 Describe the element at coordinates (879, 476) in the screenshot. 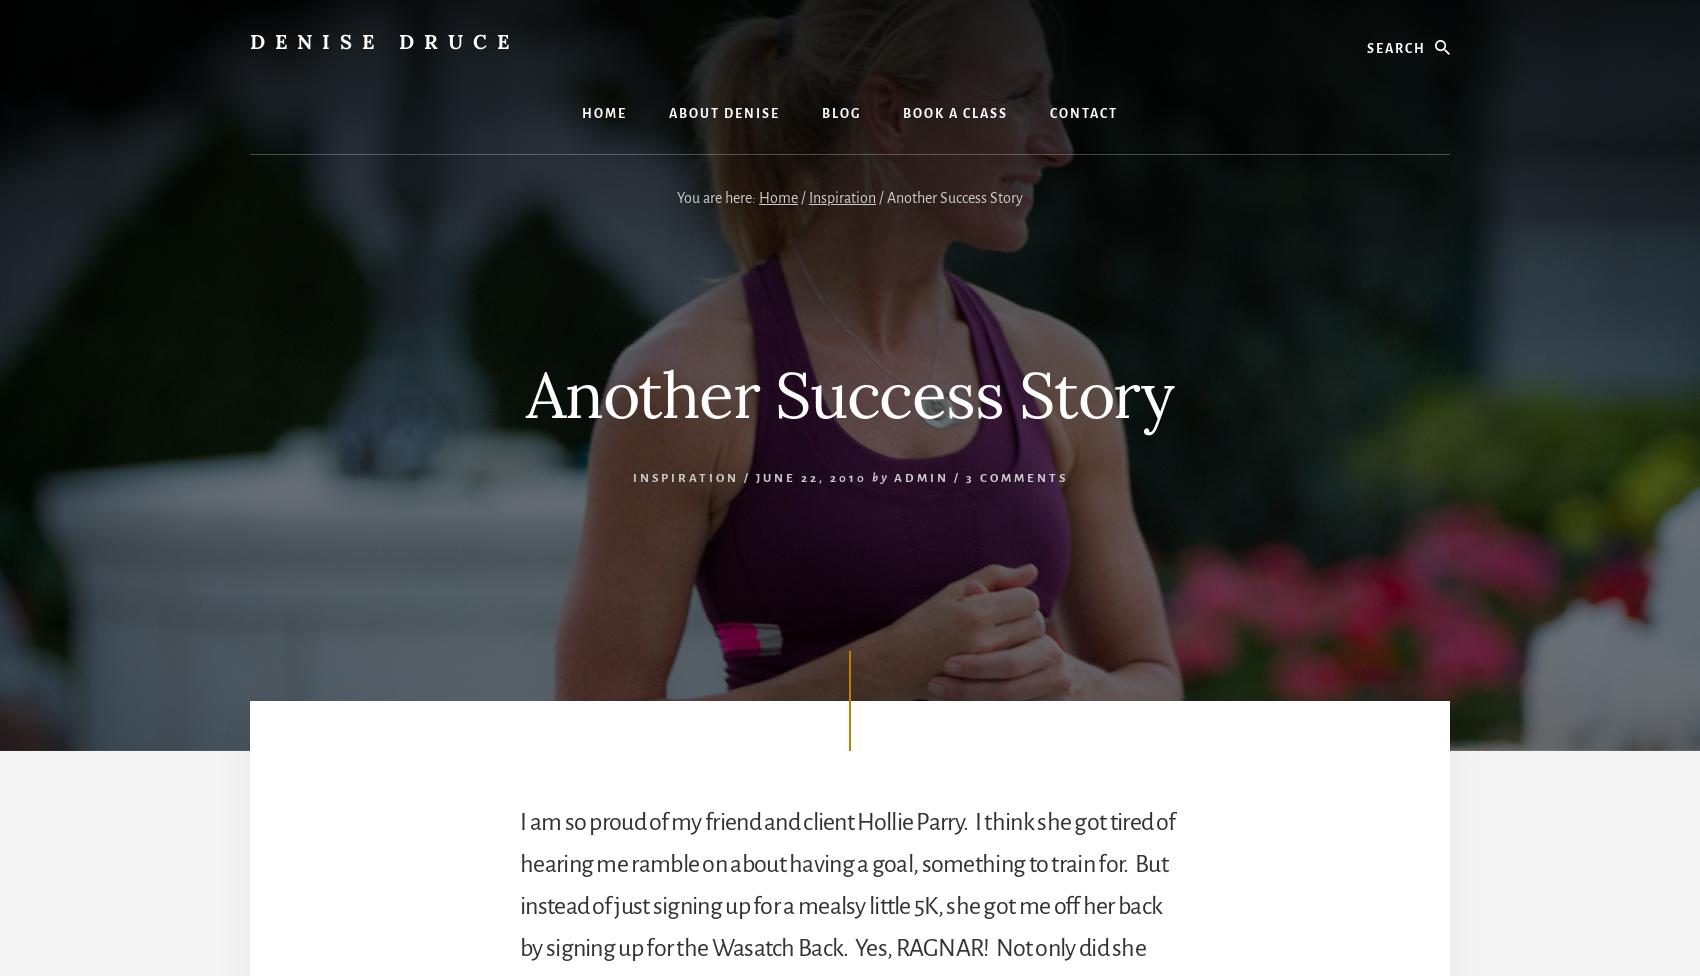

I see `'by'` at that location.